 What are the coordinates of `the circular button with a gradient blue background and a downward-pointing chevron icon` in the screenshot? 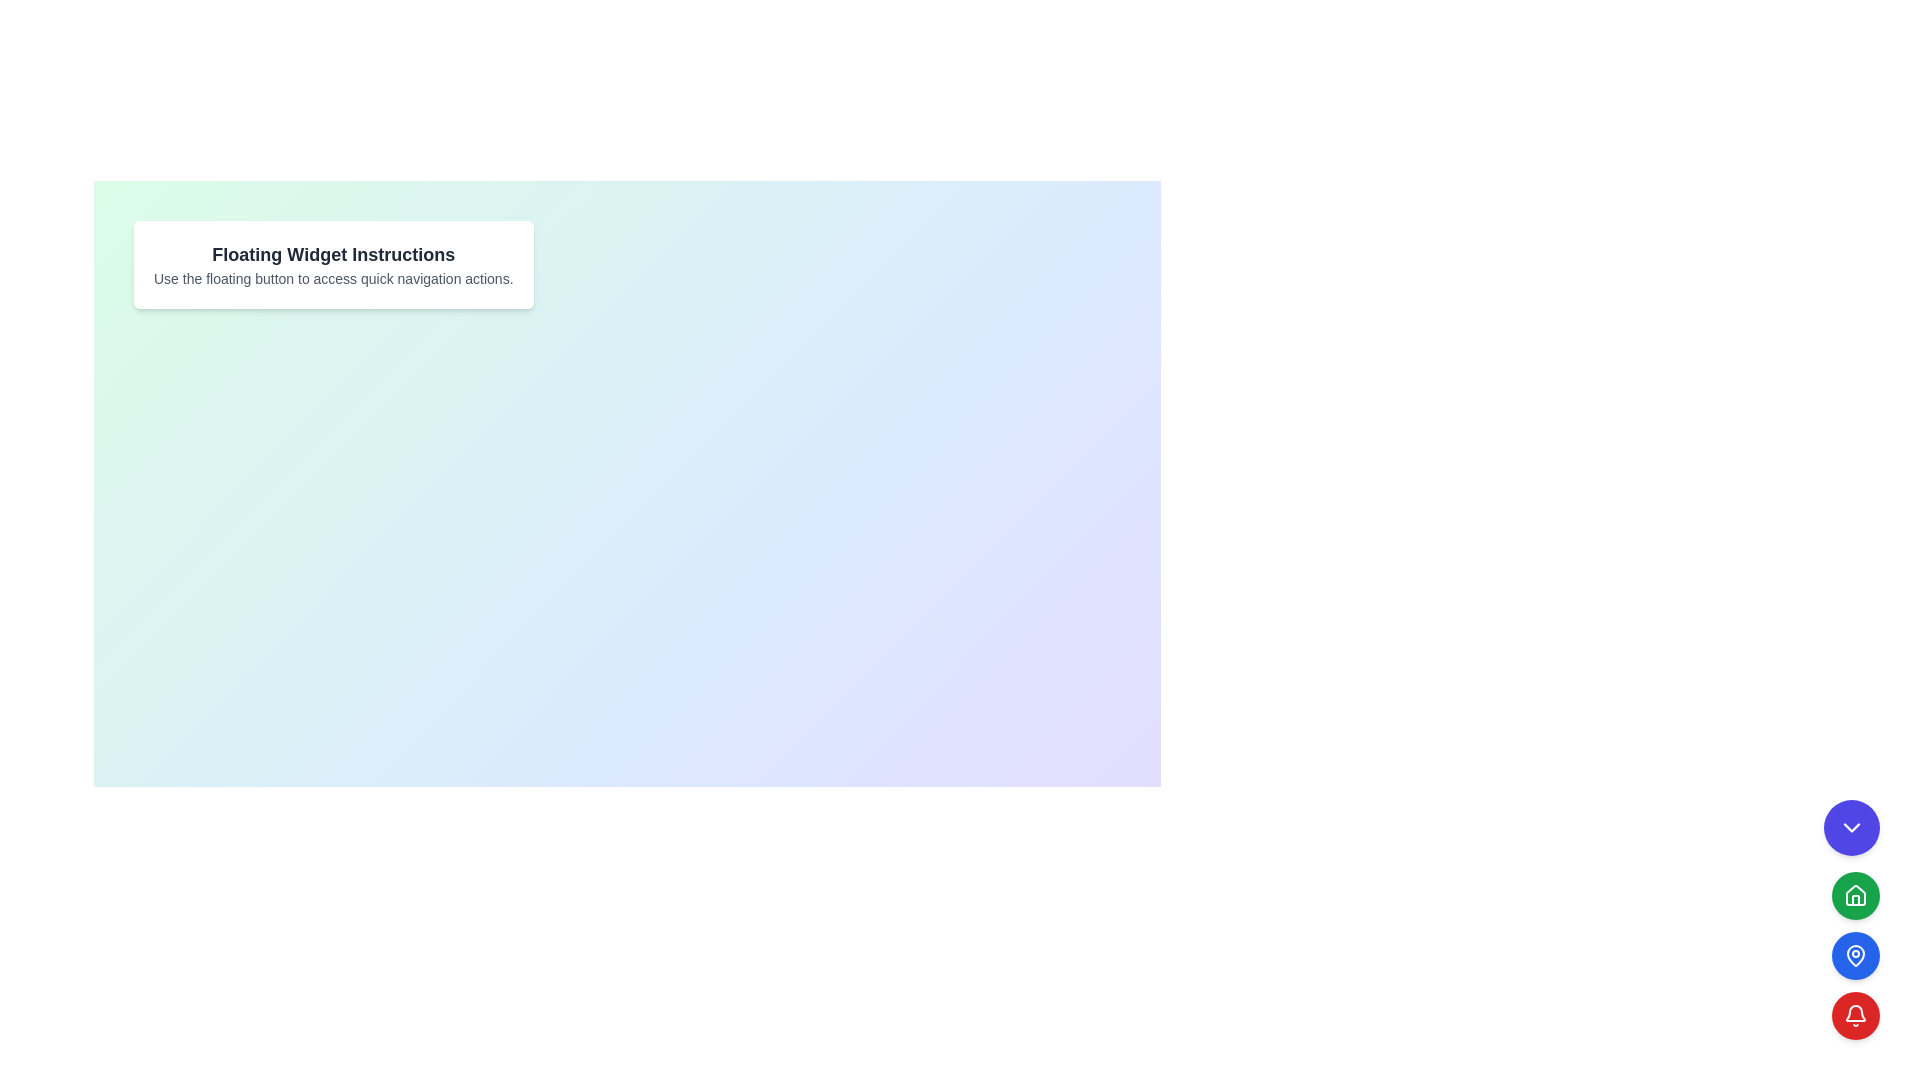 It's located at (1851, 828).